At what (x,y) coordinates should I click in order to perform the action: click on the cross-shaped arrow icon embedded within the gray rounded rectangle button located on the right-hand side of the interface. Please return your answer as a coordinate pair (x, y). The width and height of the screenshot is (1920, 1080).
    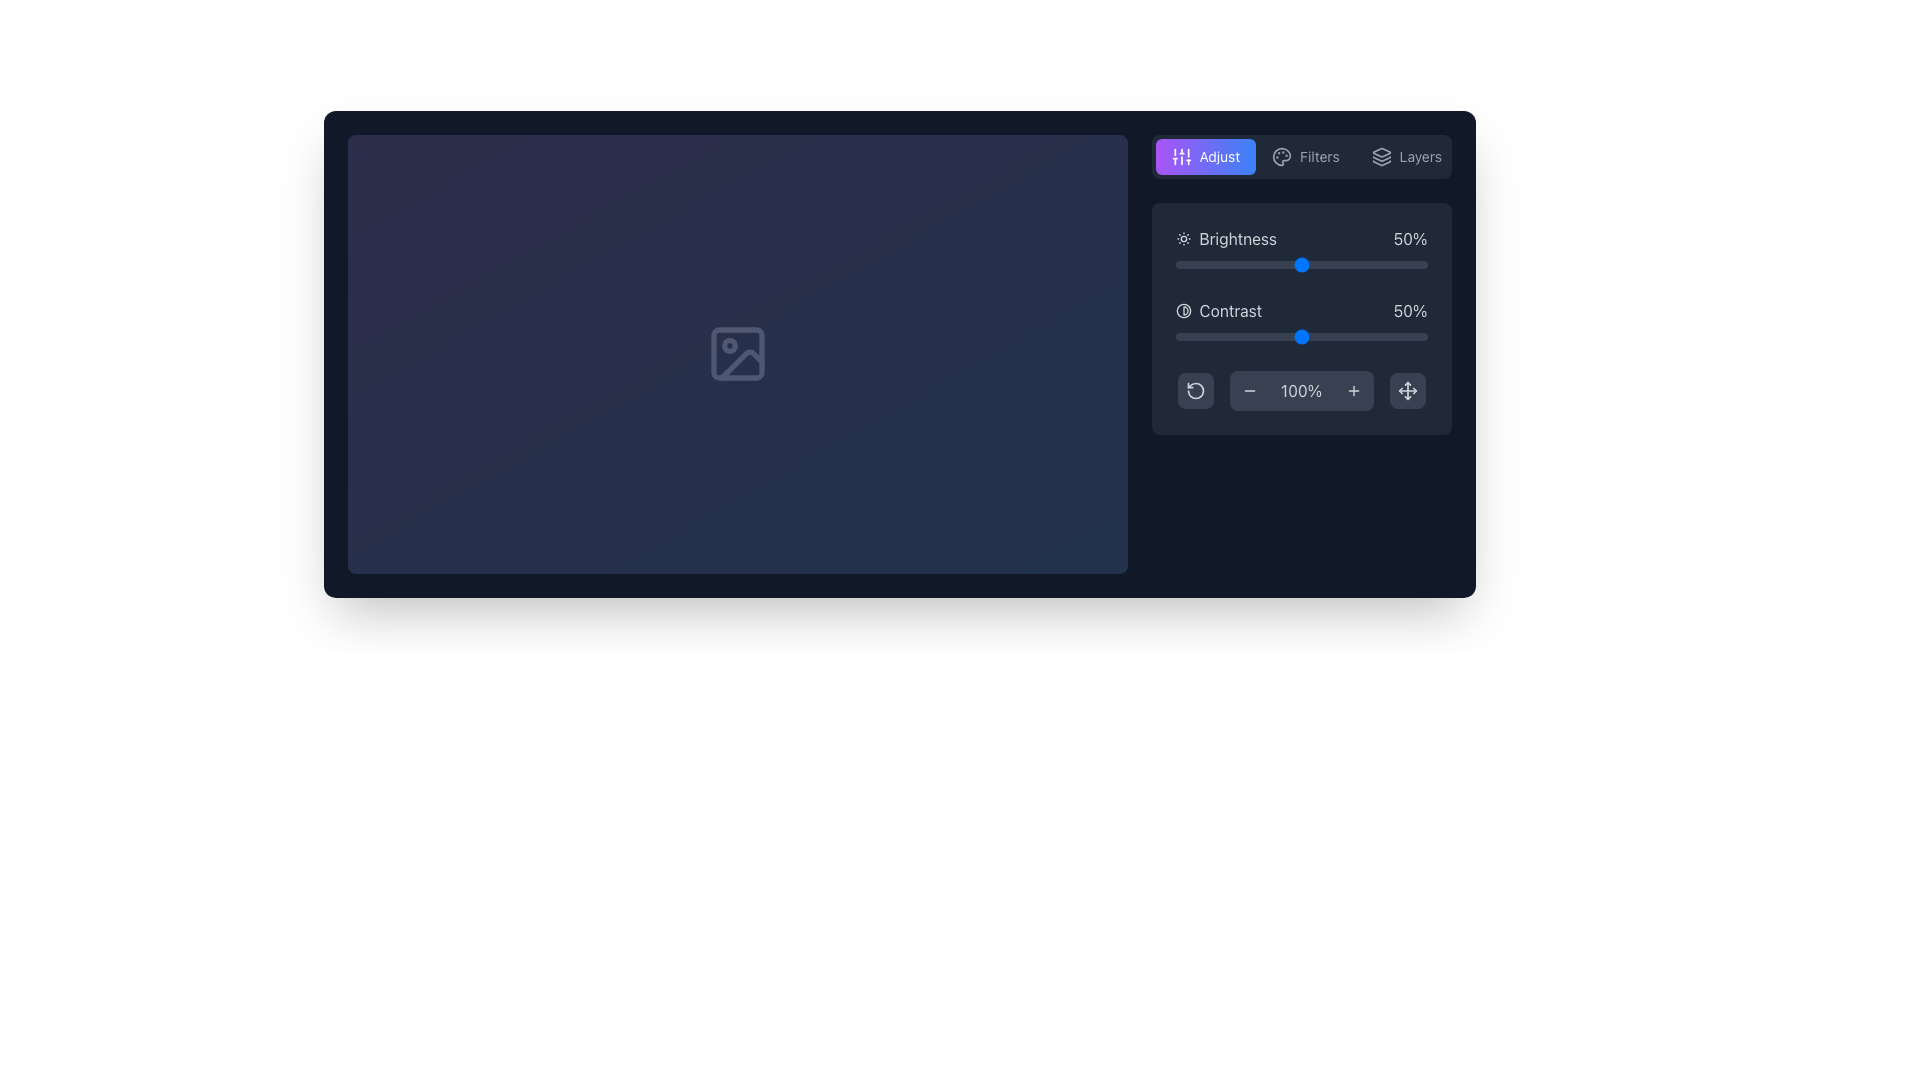
    Looking at the image, I should click on (1406, 390).